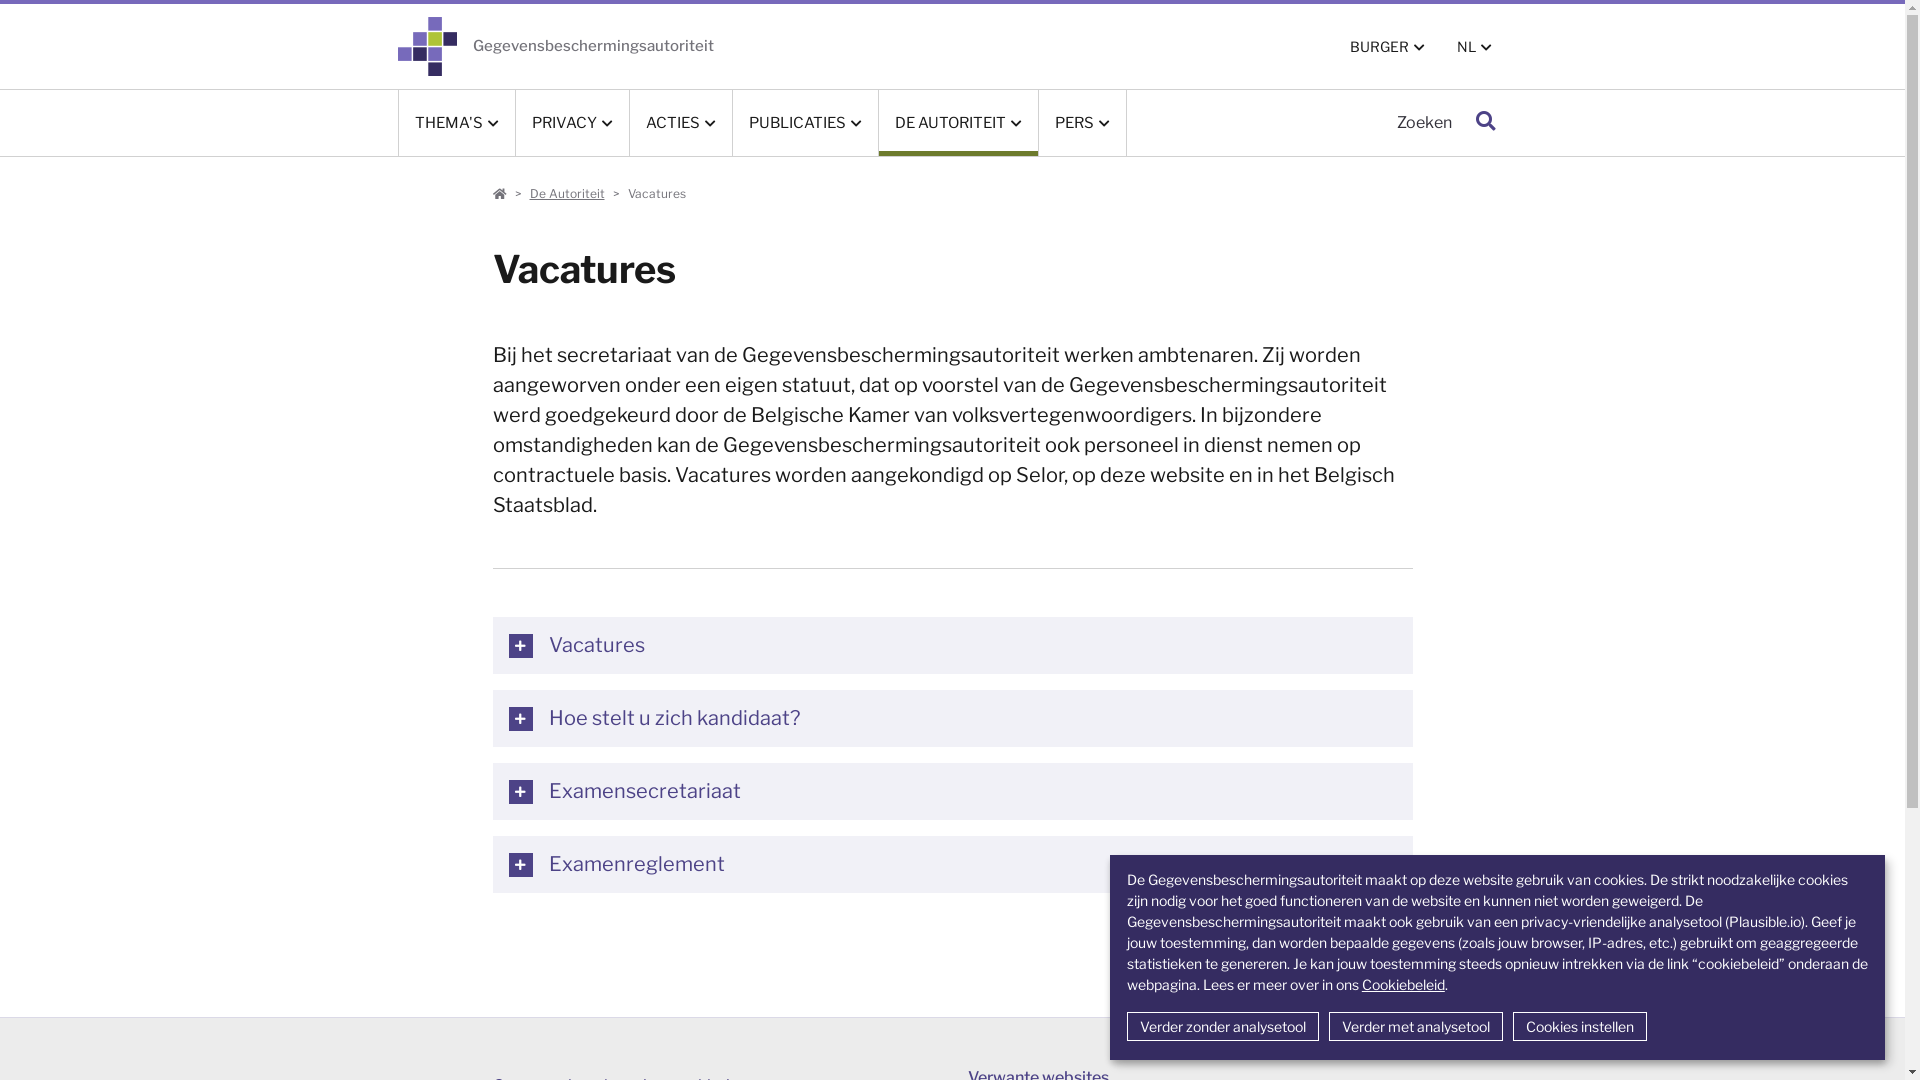 This screenshot has height=1080, width=1920. What do you see at coordinates (950, 790) in the screenshot?
I see `'Examensecretariaat'` at bounding box center [950, 790].